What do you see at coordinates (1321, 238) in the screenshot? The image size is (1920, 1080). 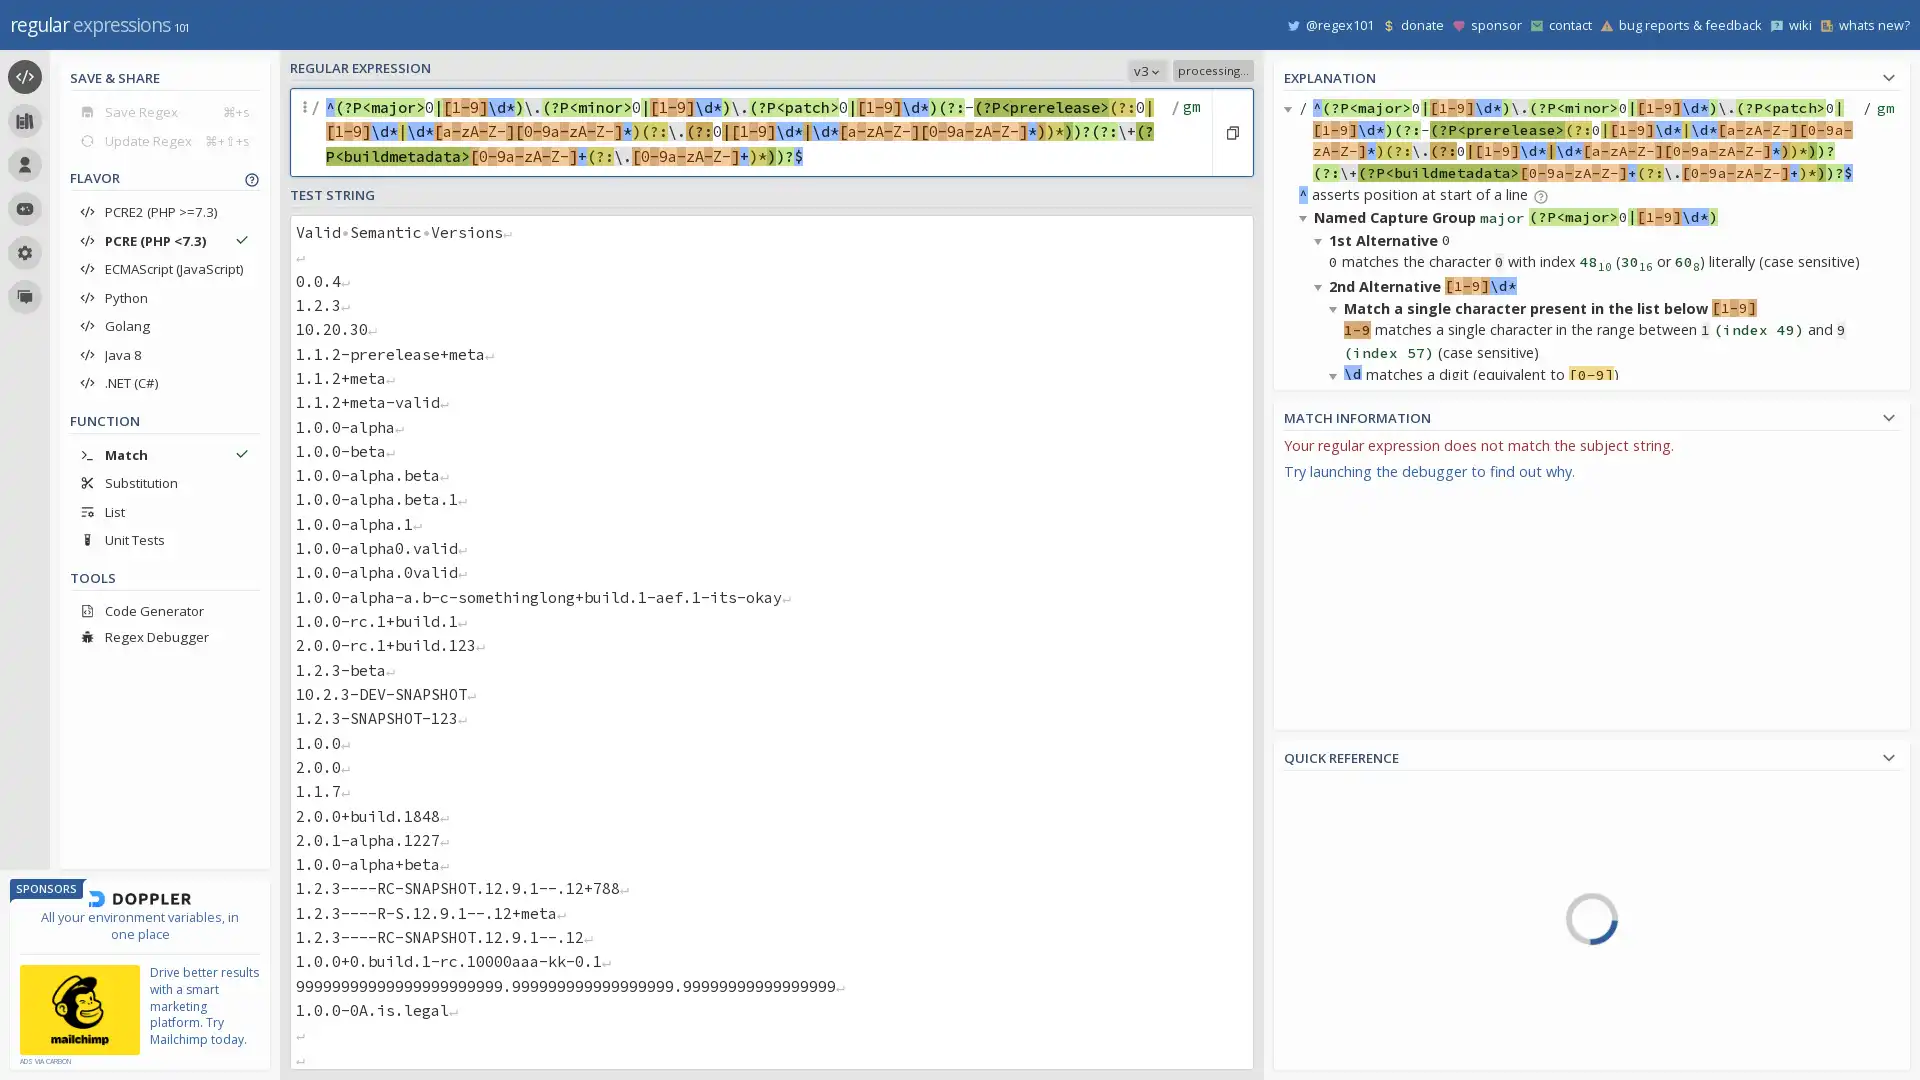 I see `Collapse Subtree` at bounding box center [1321, 238].